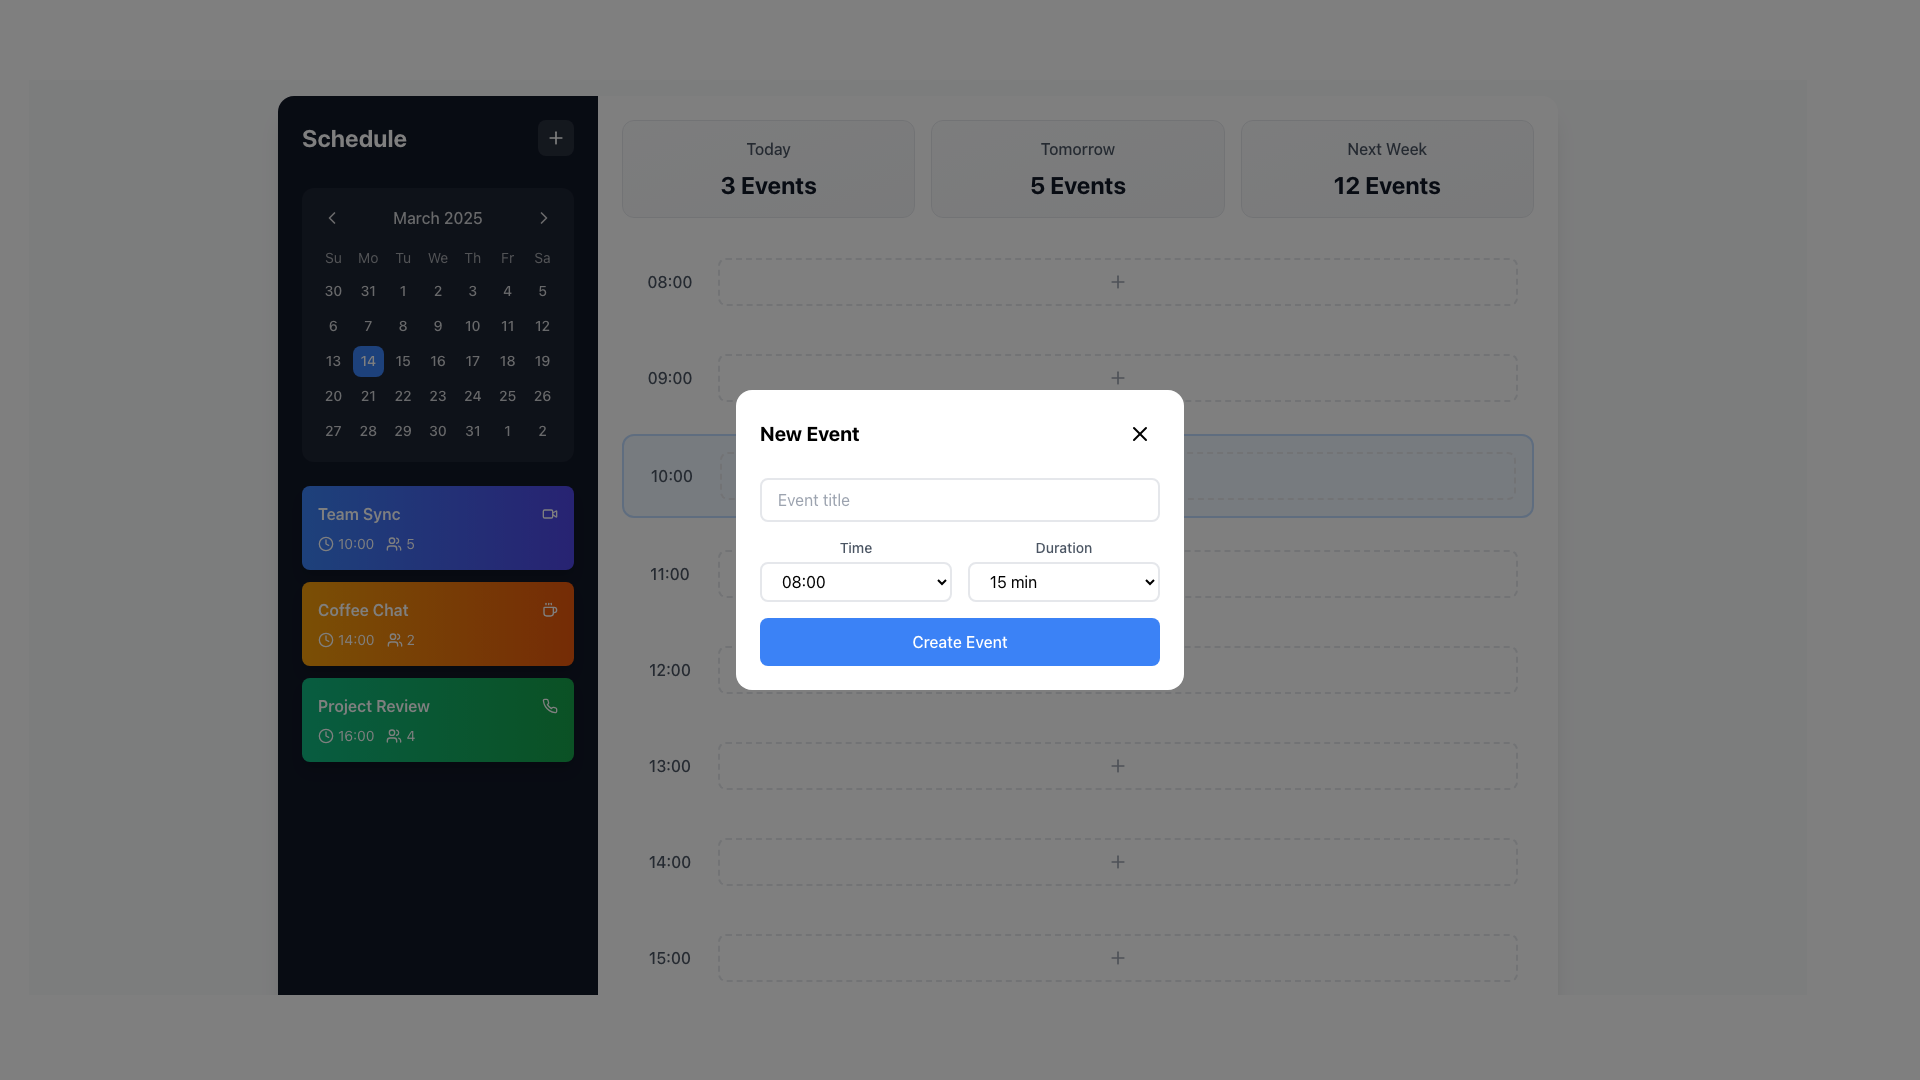 This screenshot has width=1920, height=1080. I want to click on the Time label indicating the beginning of the time slot for '08:00', located at the top-left area of the schedule grid, so click(670, 281).